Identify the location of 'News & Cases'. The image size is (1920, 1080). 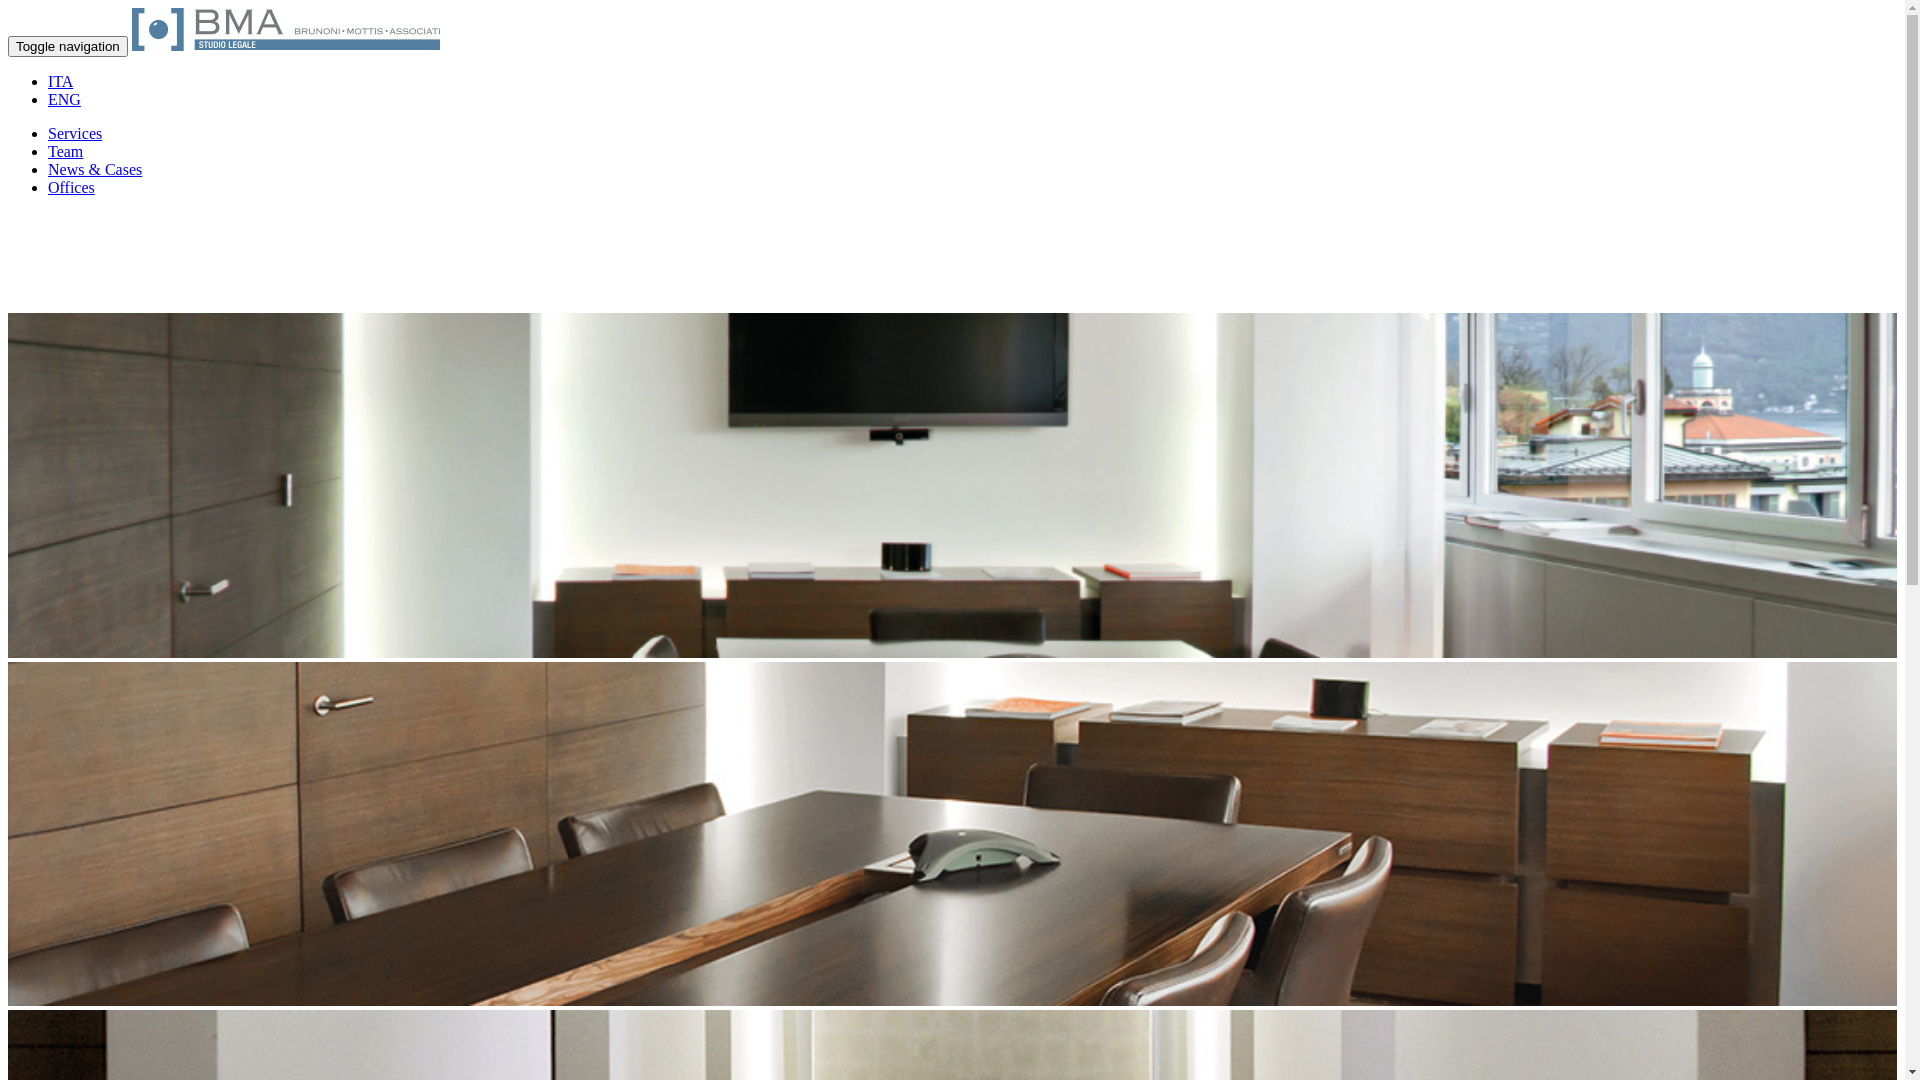
(94, 168).